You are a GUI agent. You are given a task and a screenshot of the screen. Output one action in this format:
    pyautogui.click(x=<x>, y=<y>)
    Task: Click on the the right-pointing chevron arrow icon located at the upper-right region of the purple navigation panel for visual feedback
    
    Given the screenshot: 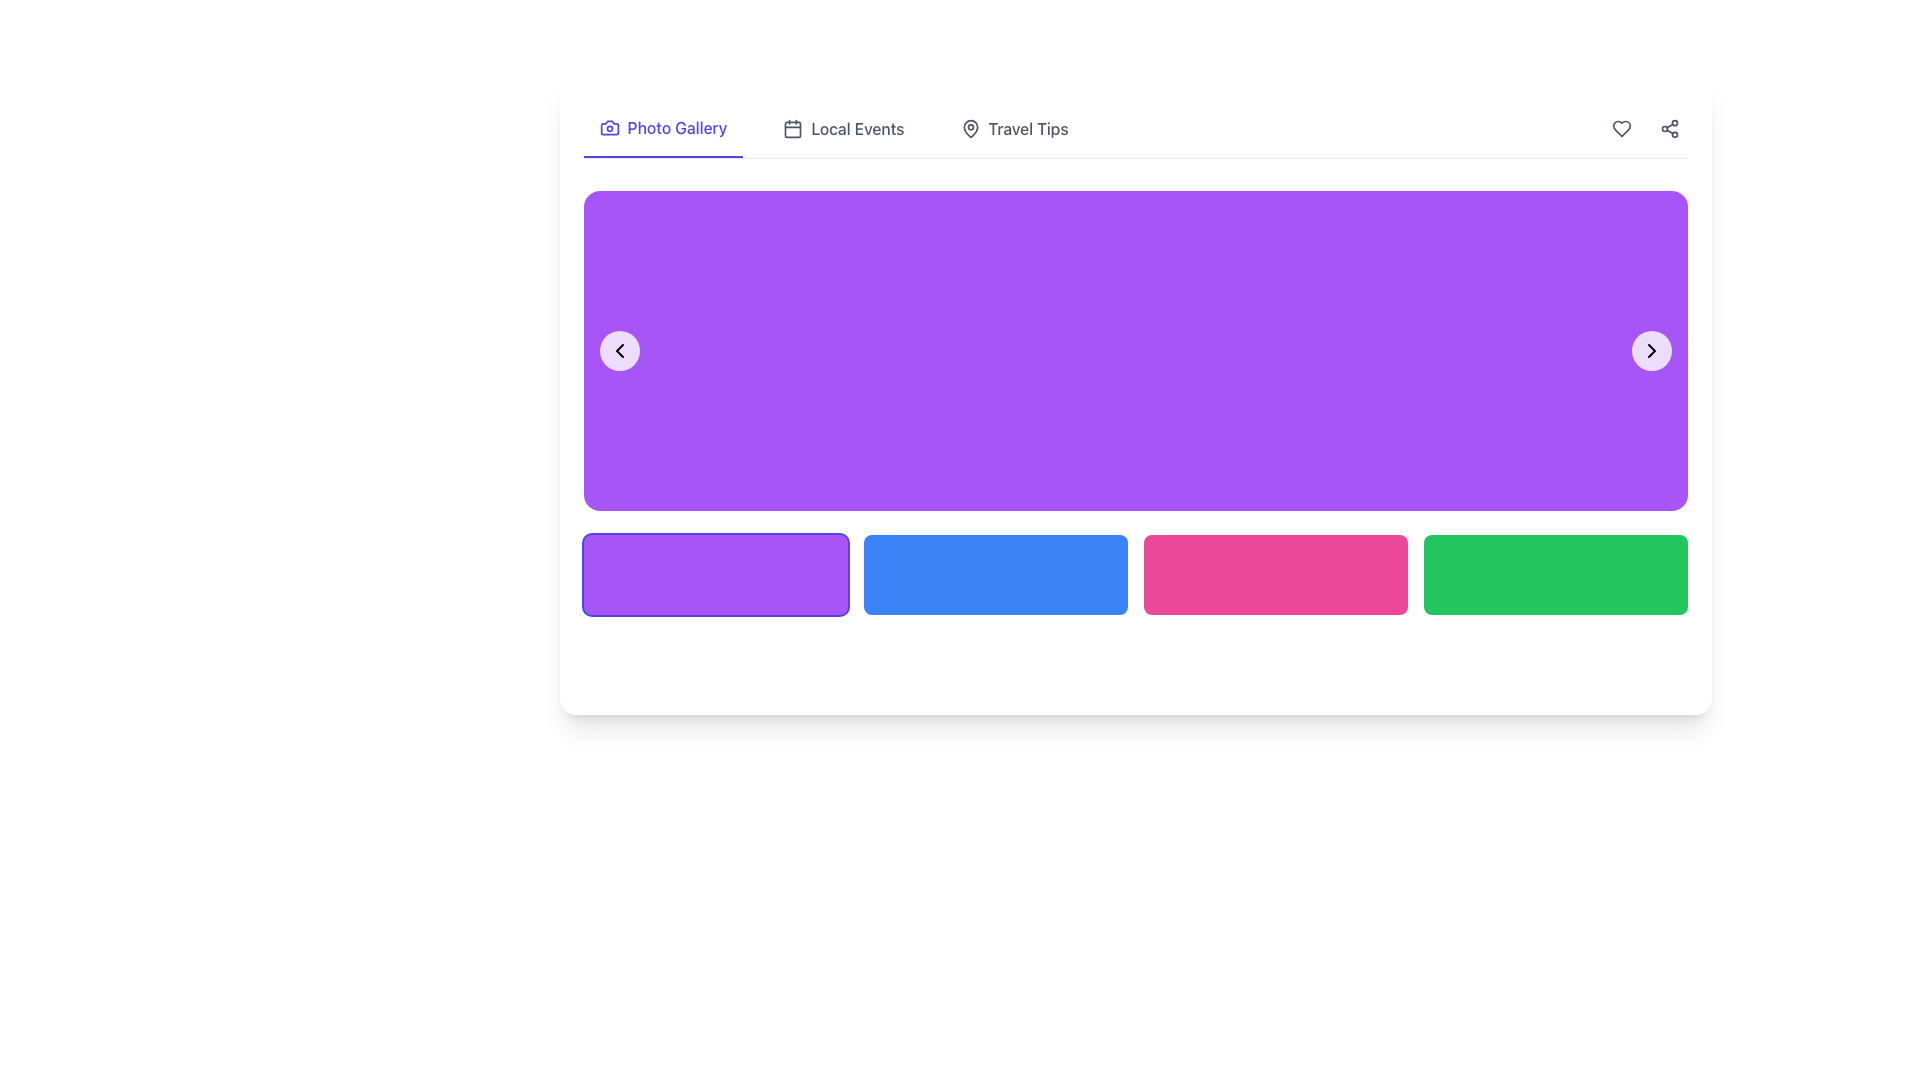 What is the action you would take?
    pyautogui.click(x=1651, y=350)
    